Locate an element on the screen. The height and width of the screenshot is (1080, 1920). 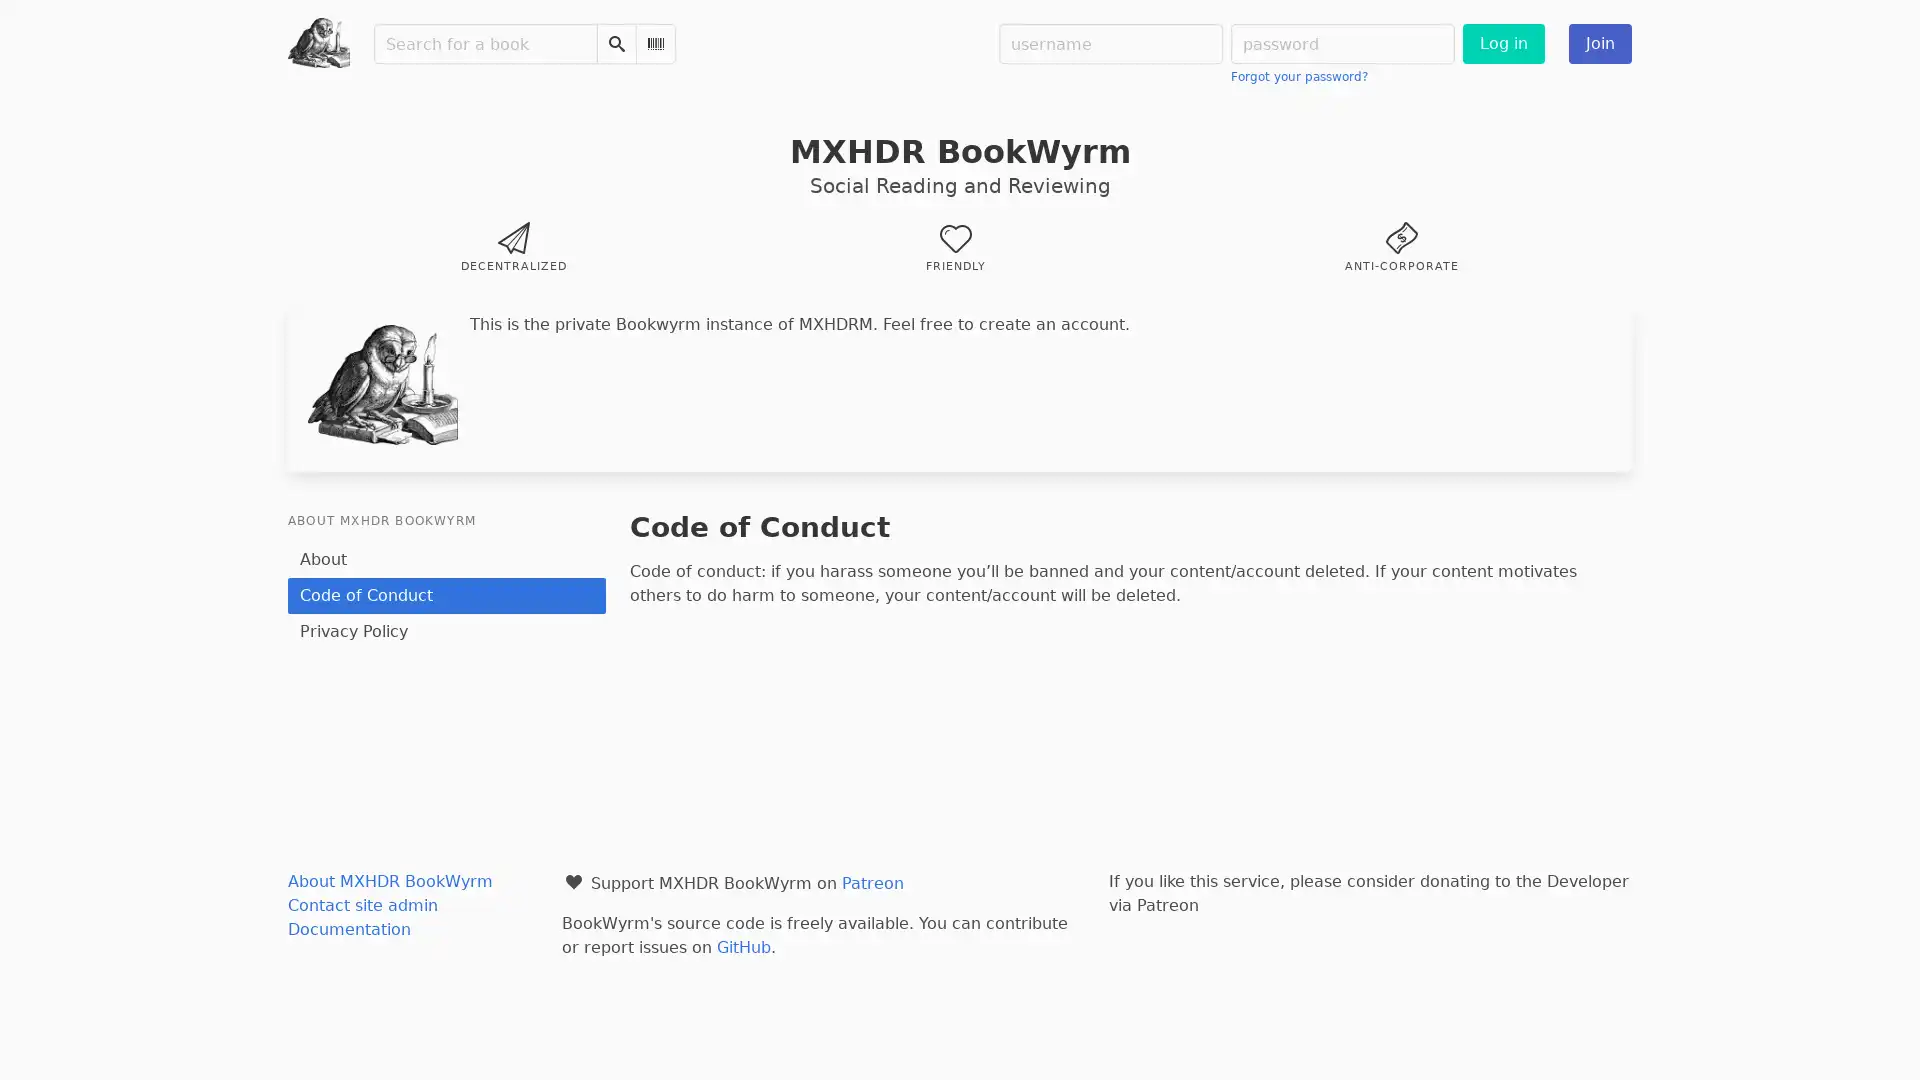
Log in is located at coordinates (1503, 43).